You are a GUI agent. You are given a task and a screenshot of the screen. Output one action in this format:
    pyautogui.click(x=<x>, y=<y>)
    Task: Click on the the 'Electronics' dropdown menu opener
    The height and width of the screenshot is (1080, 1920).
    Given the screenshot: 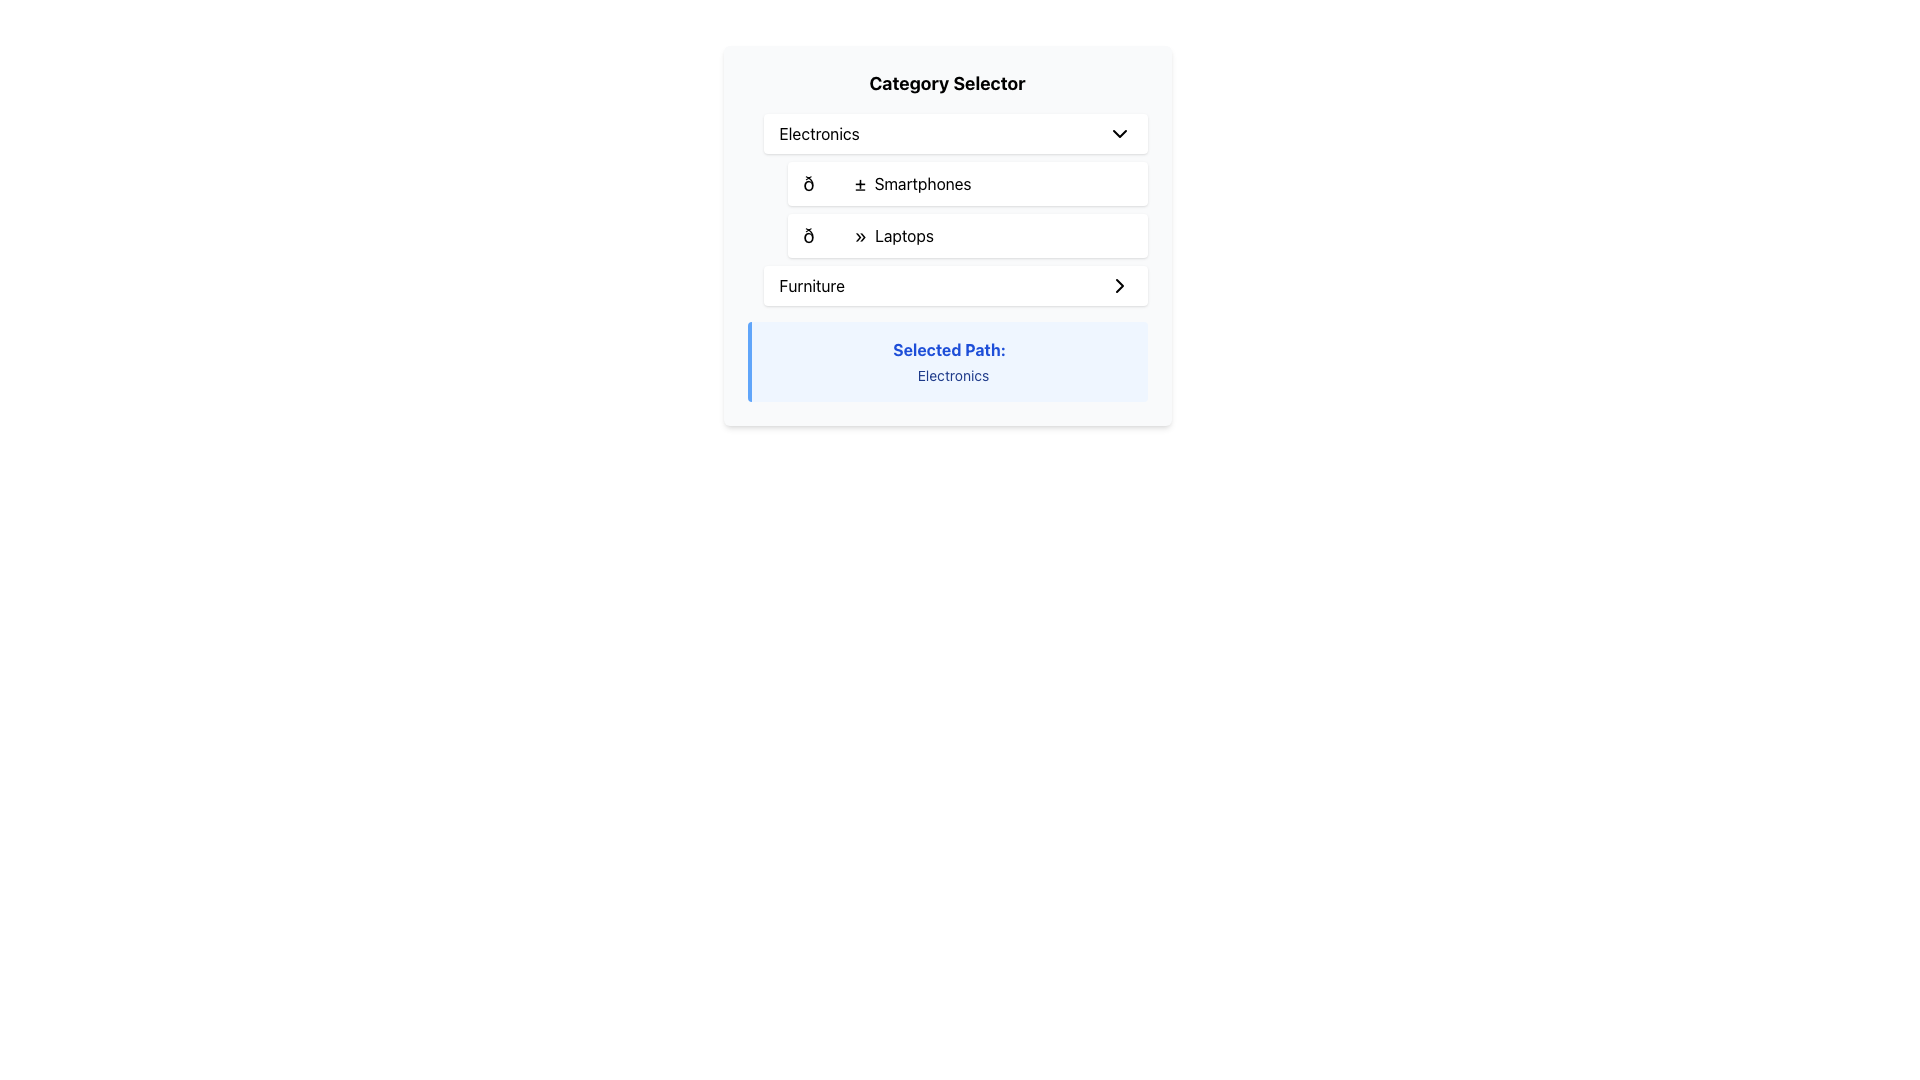 What is the action you would take?
    pyautogui.click(x=954, y=134)
    